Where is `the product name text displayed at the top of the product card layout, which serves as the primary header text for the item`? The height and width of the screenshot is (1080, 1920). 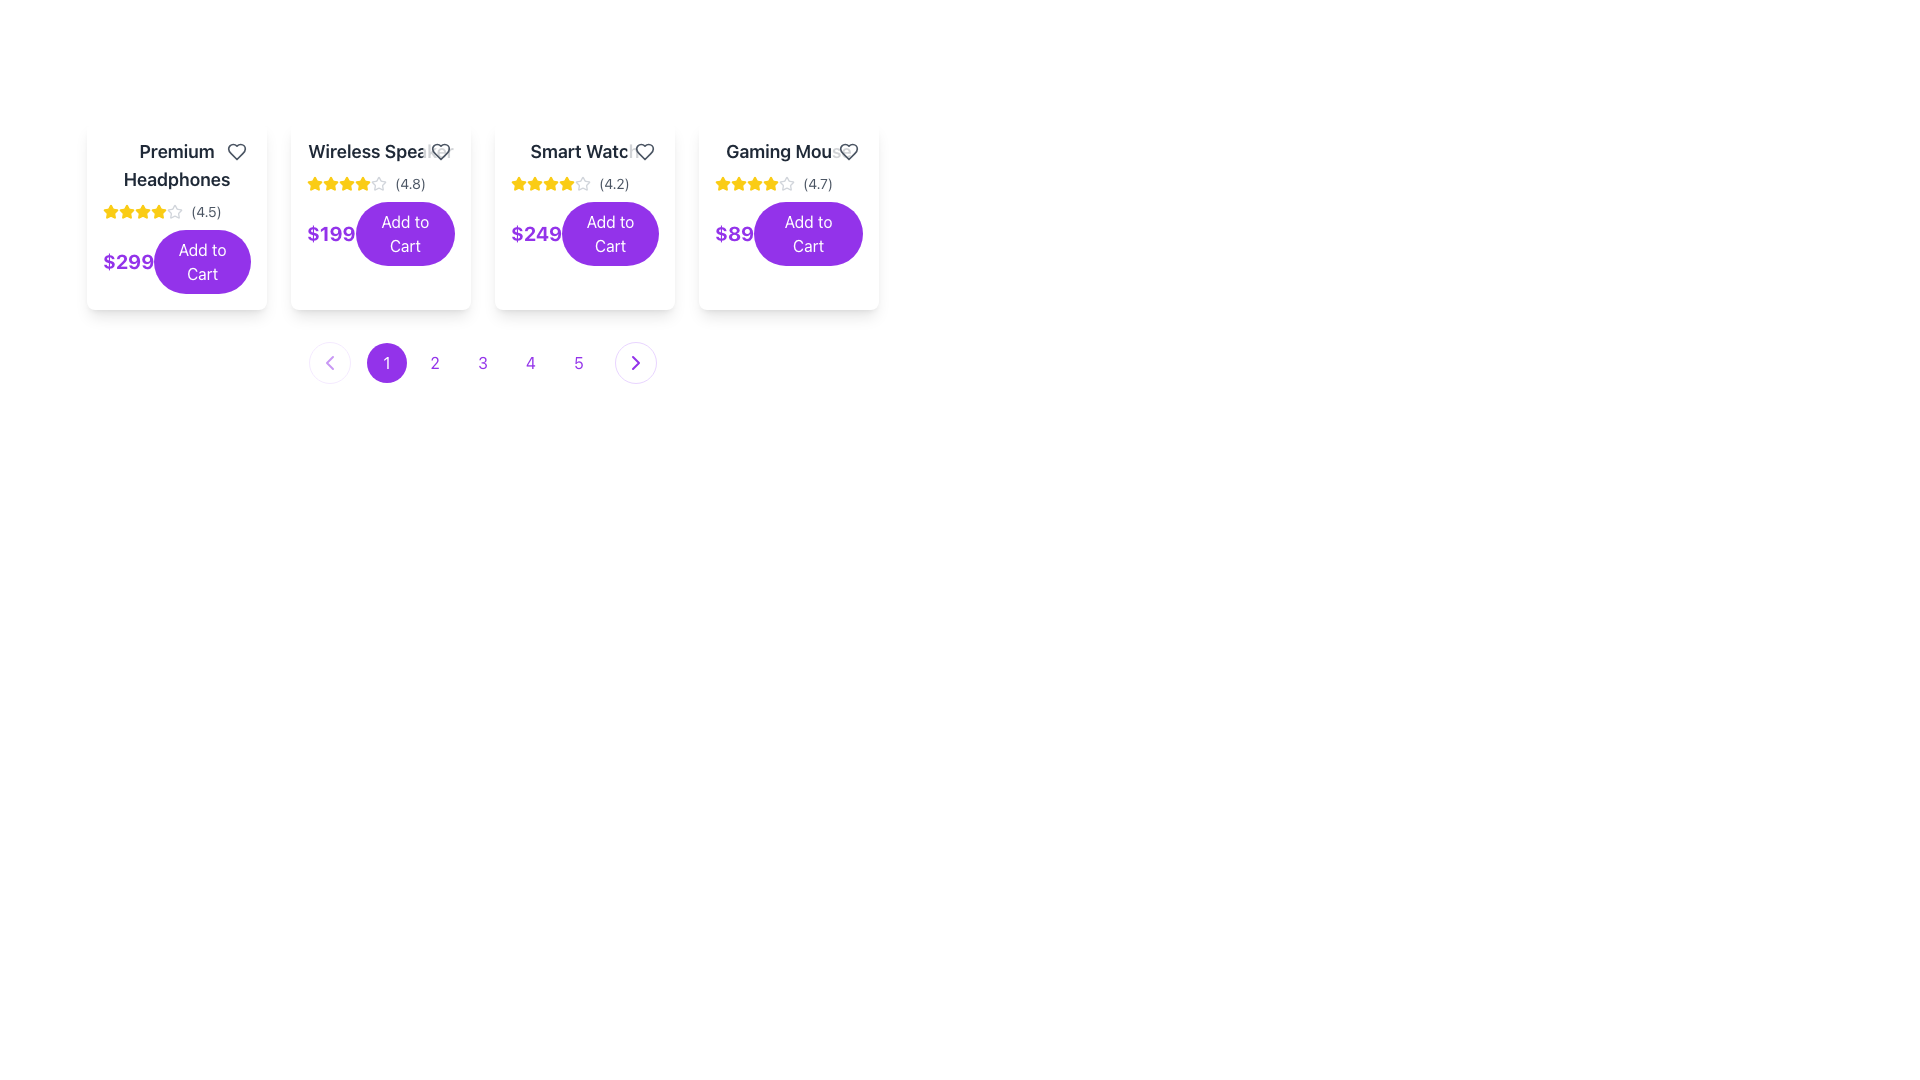
the product name text displayed at the top of the product card layout, which serves as the primary header text for the item is located at coordinates (177, 164).